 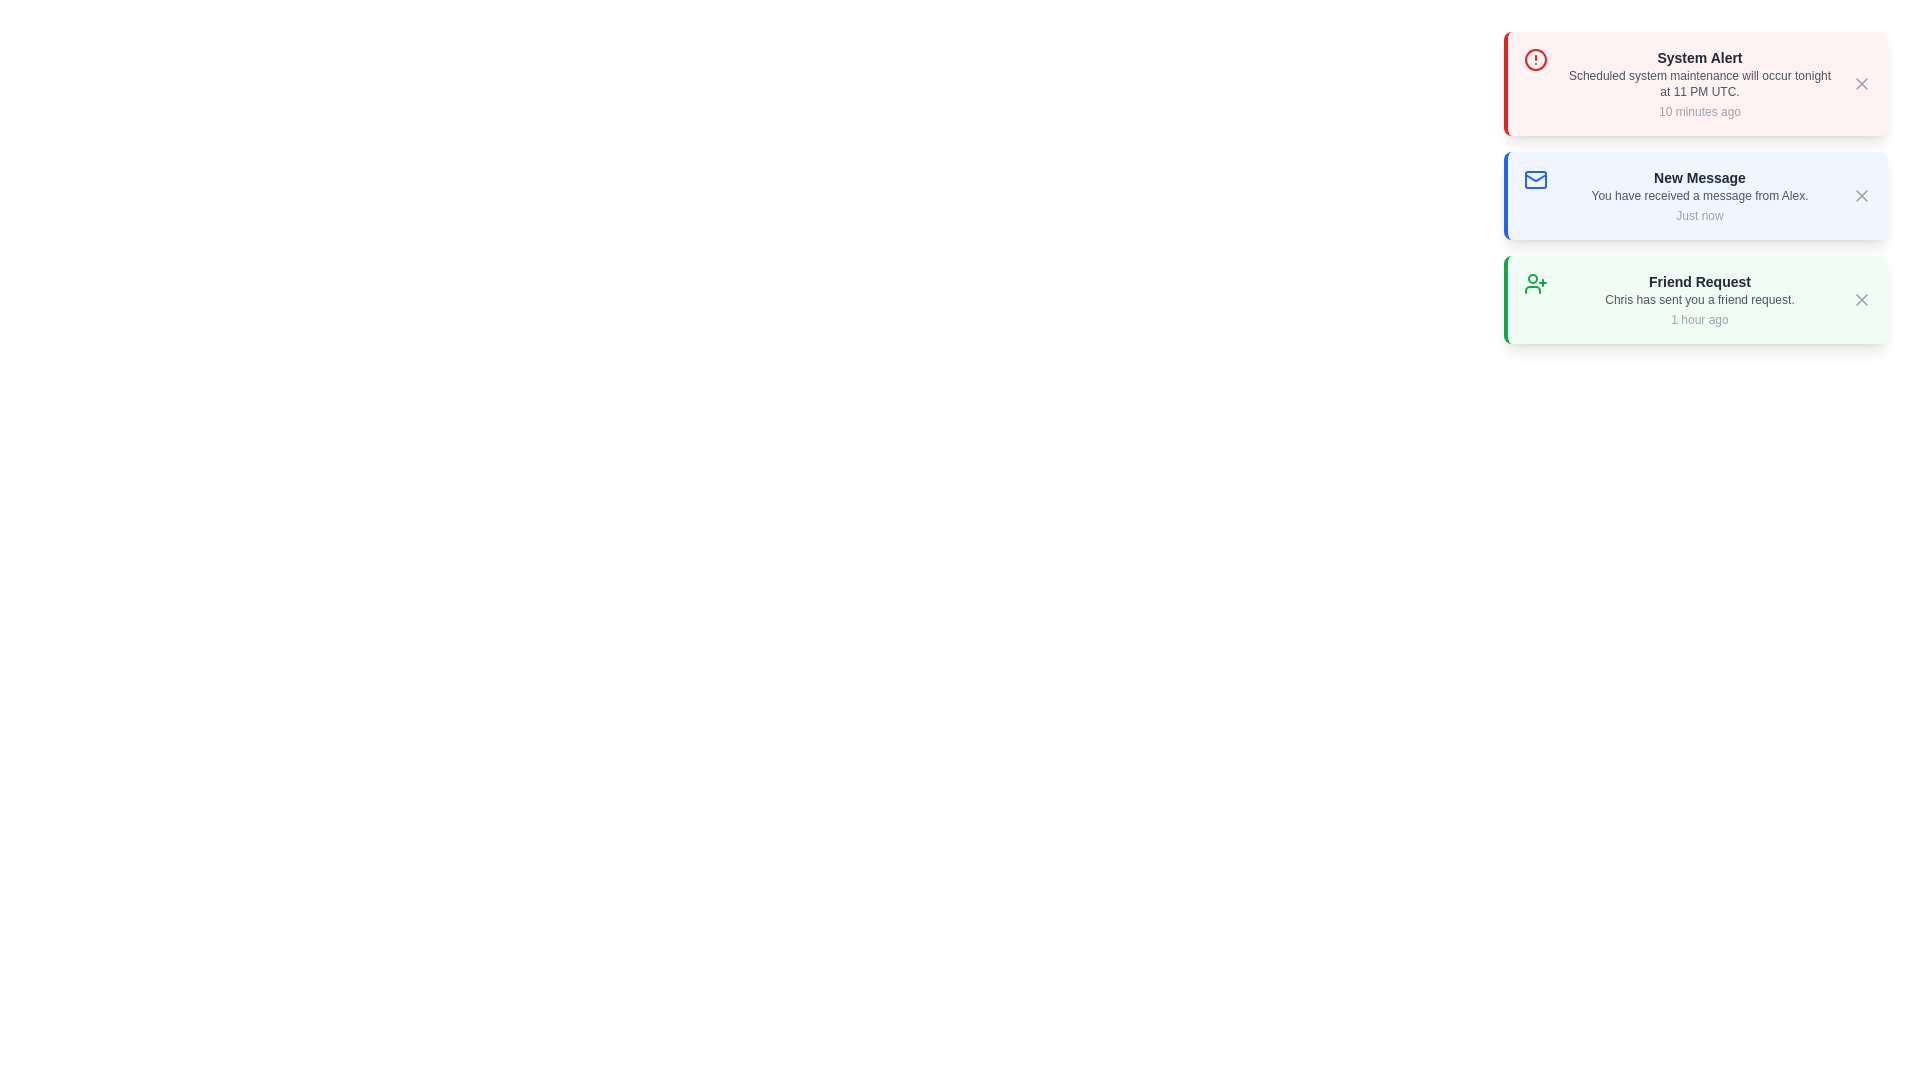 I want to click on the close button located at the far right of the 'System Alert' notification, so click(x=1861, y=83).